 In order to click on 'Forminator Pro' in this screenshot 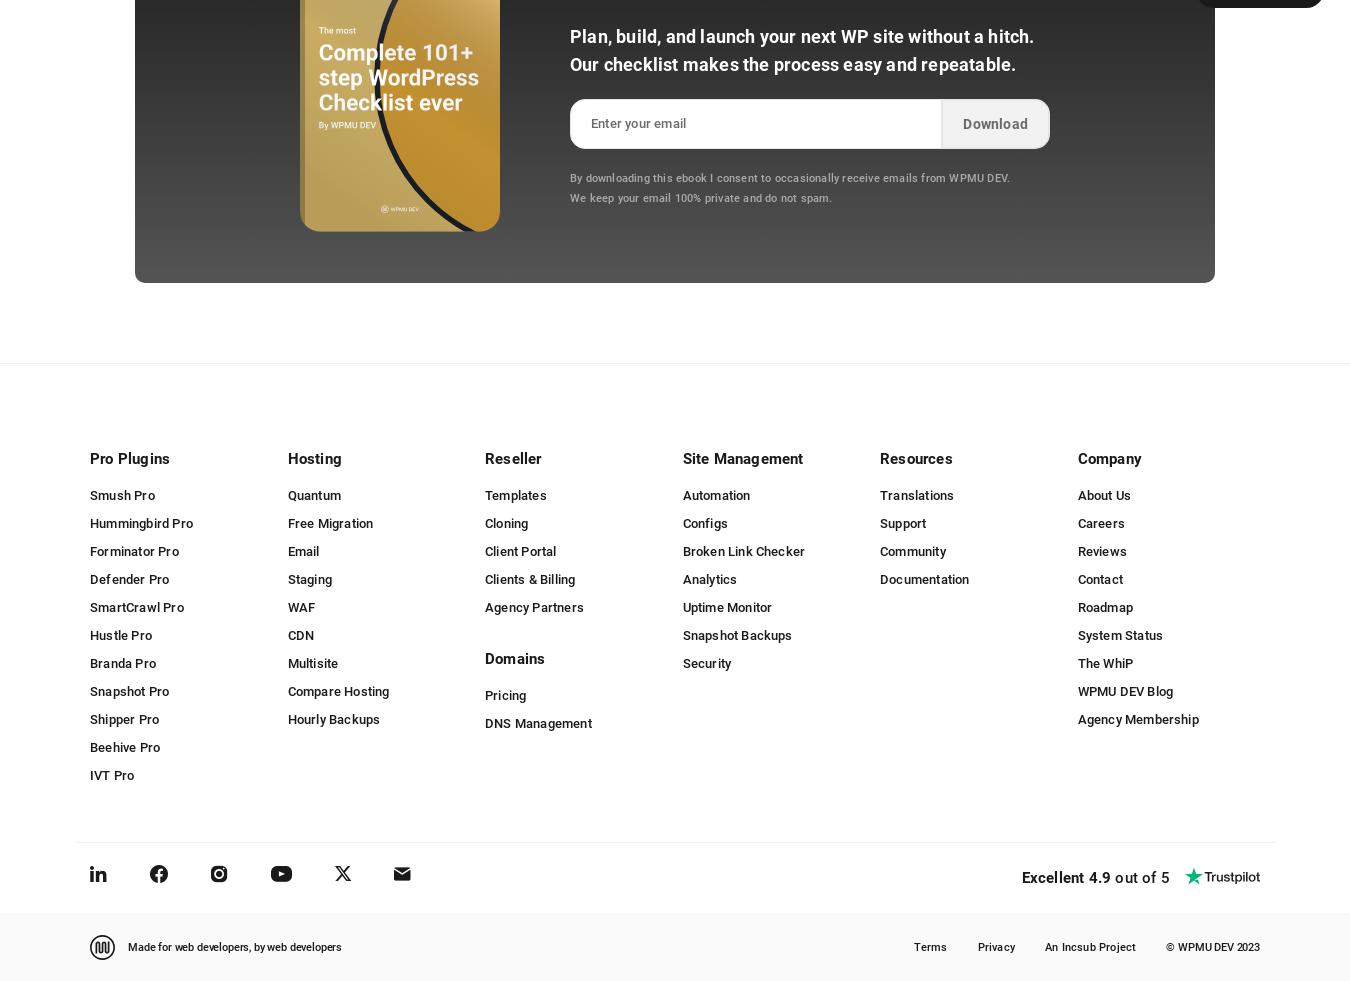, I will do `click(134, 551)`.